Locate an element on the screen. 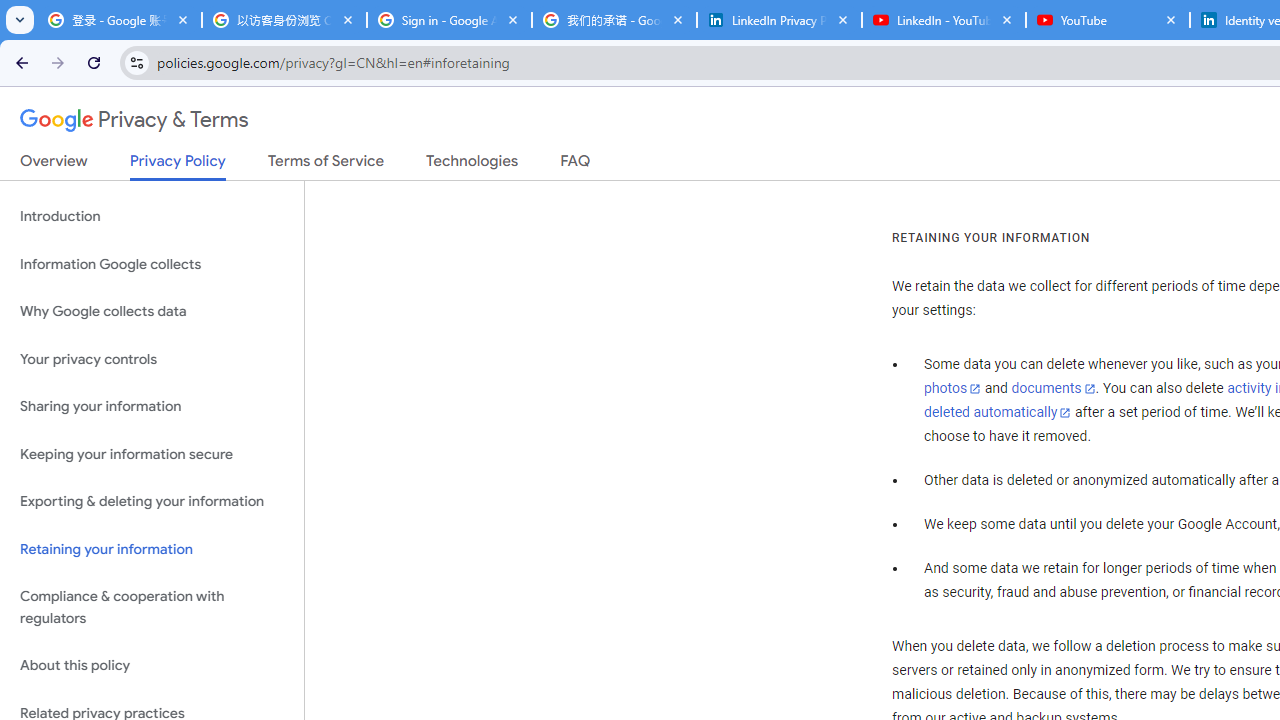 The image size is (1280, 720). 'Introduction' is located at coordinates (151, 217).